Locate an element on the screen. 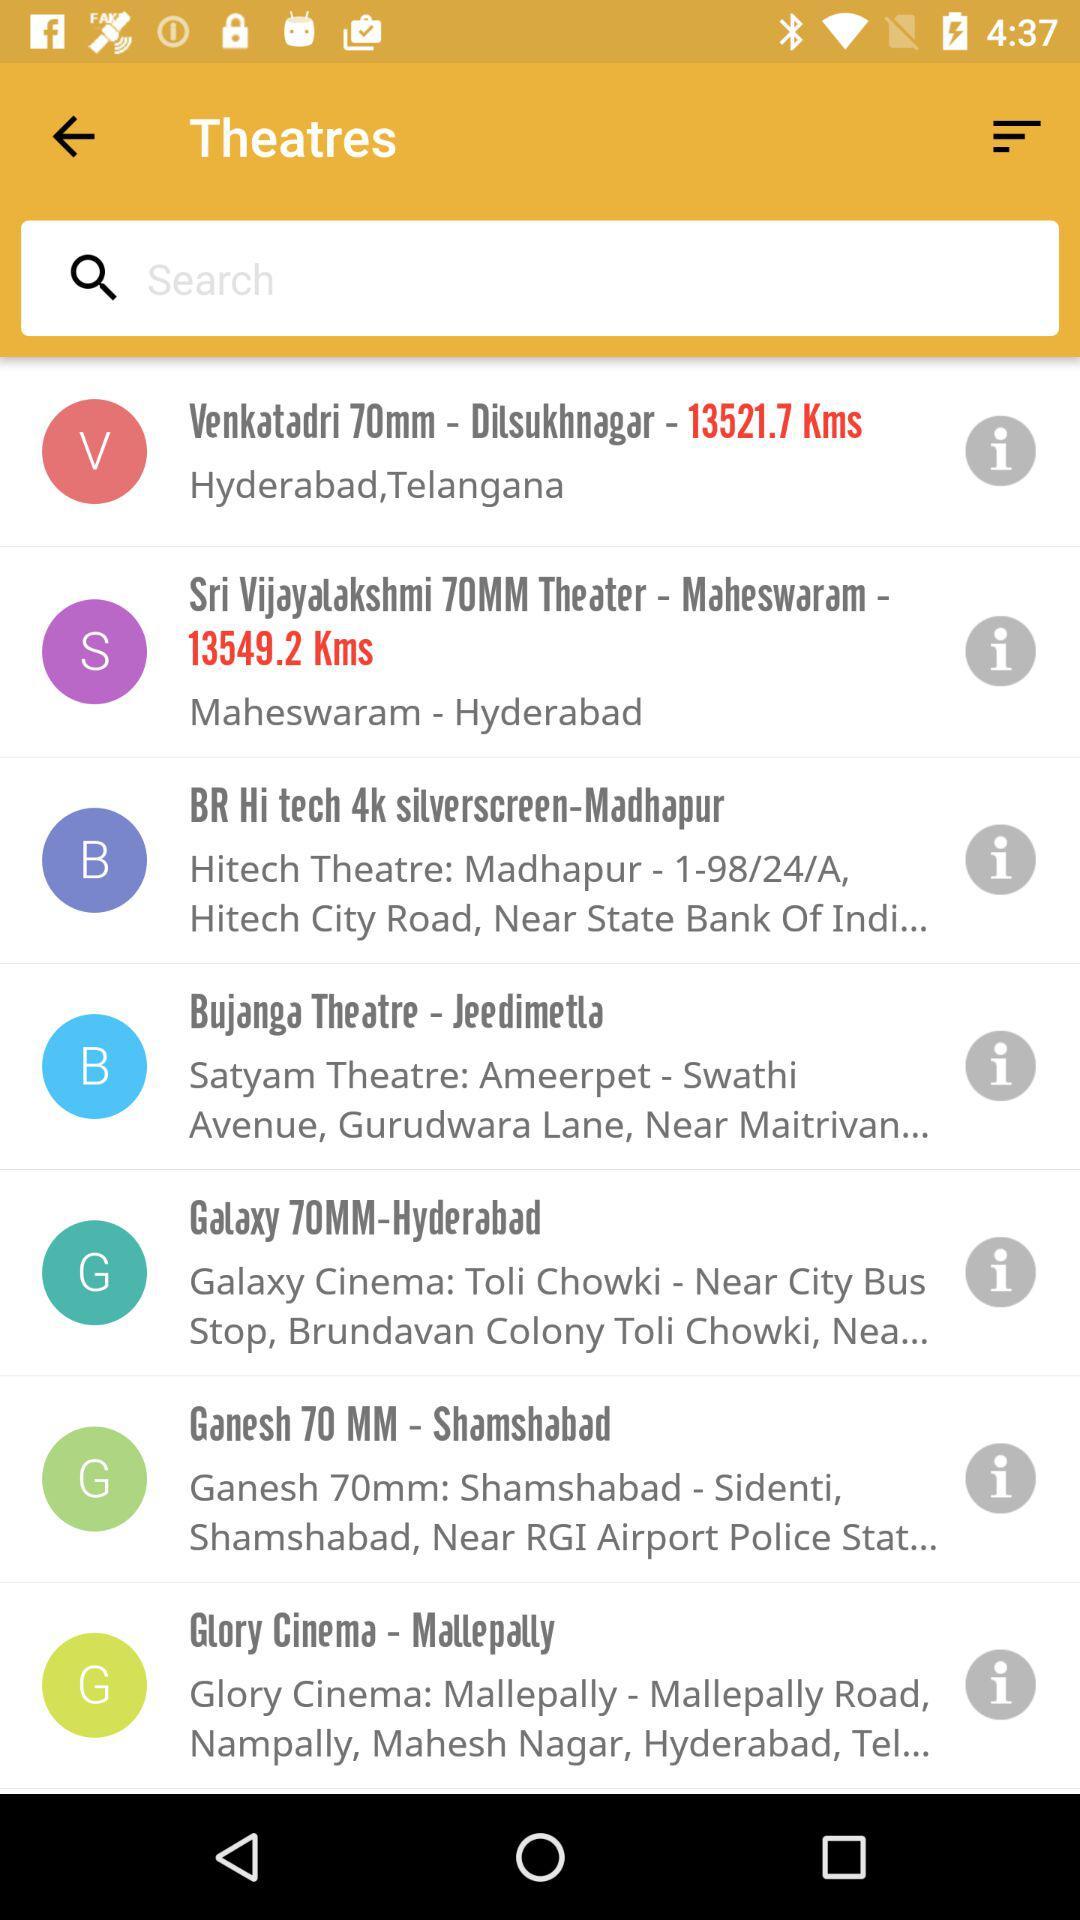 Image resolution: width=1080 pixels, height=1920 pixels. get more info on this awaiting adventure is located at coordinates (1001, 860).